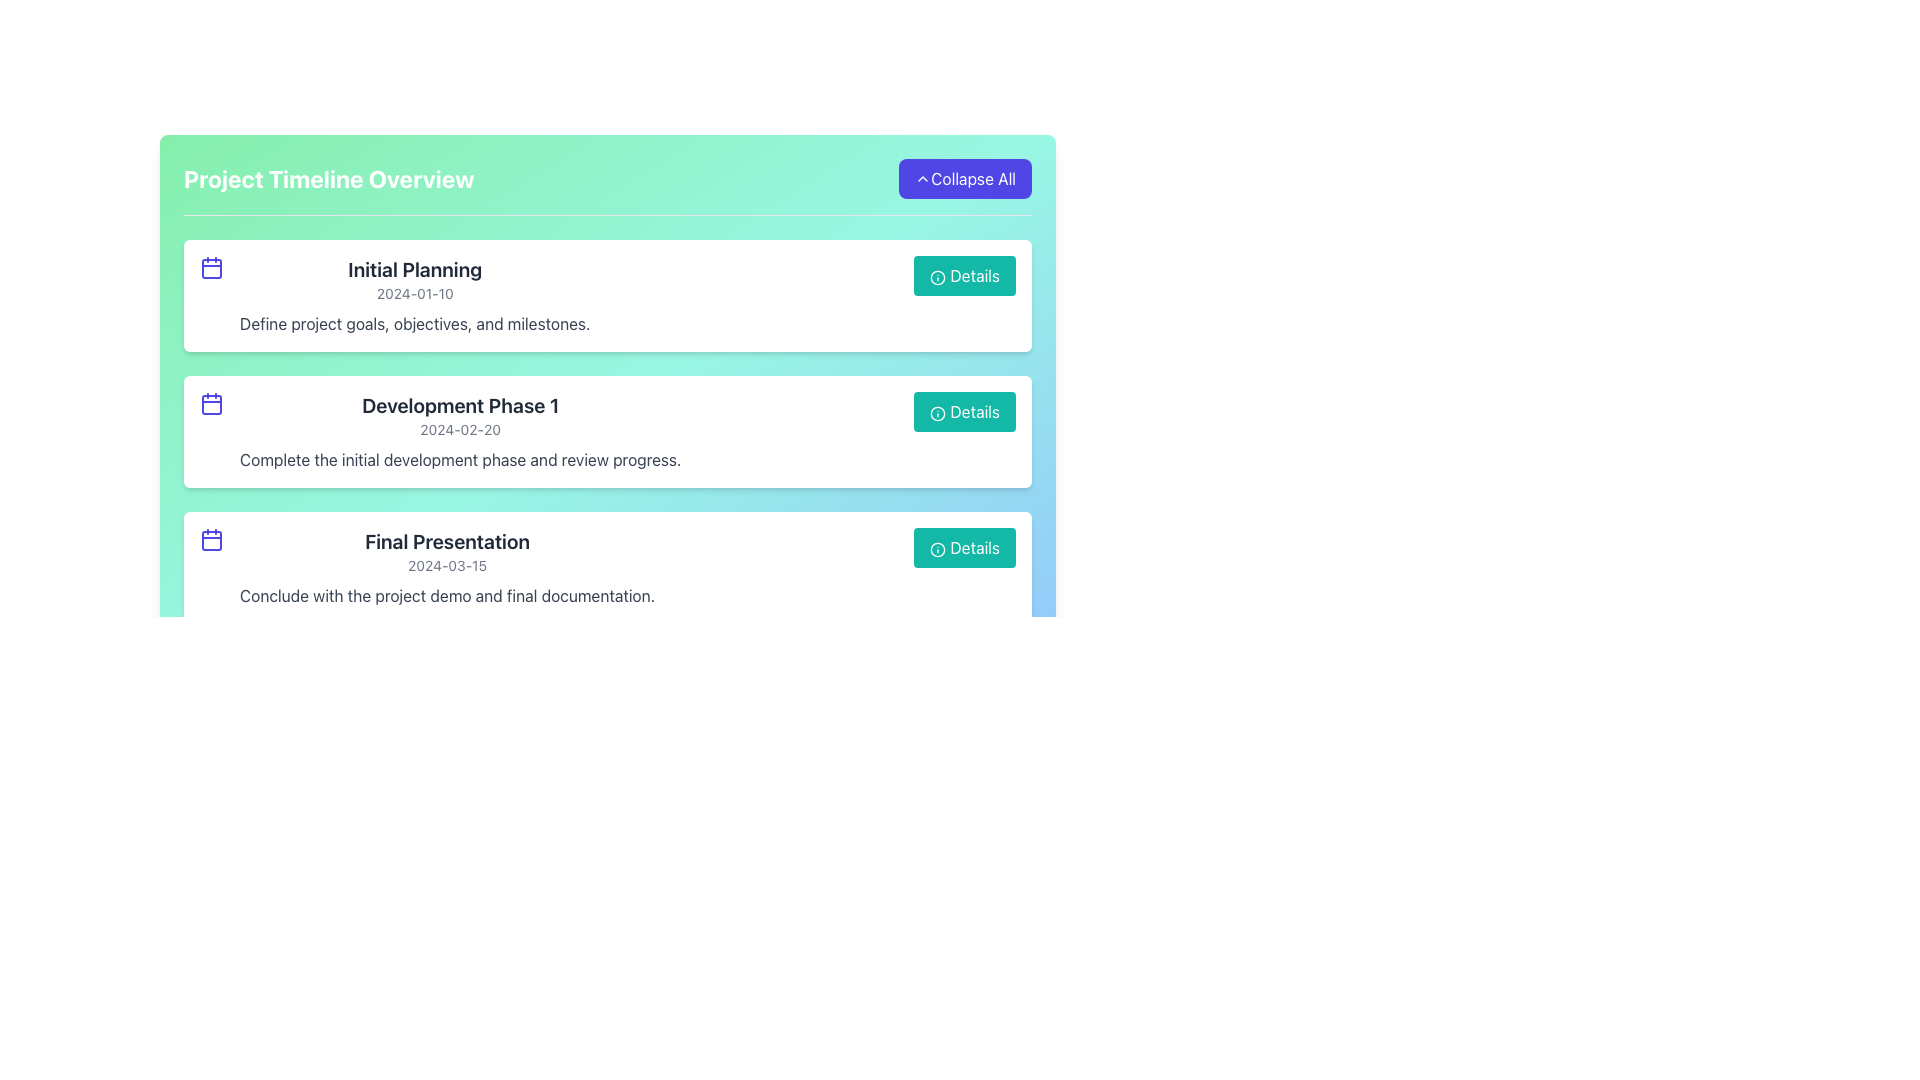 This screenshot has width=1920, height=1080. I want to click on the 'Details' button that contains the circular information icon with a teal background and white 'i' inside, located at the bottom right of the 'Final Presentation' card in the Project Timeline Overview section, so click(936, 548).